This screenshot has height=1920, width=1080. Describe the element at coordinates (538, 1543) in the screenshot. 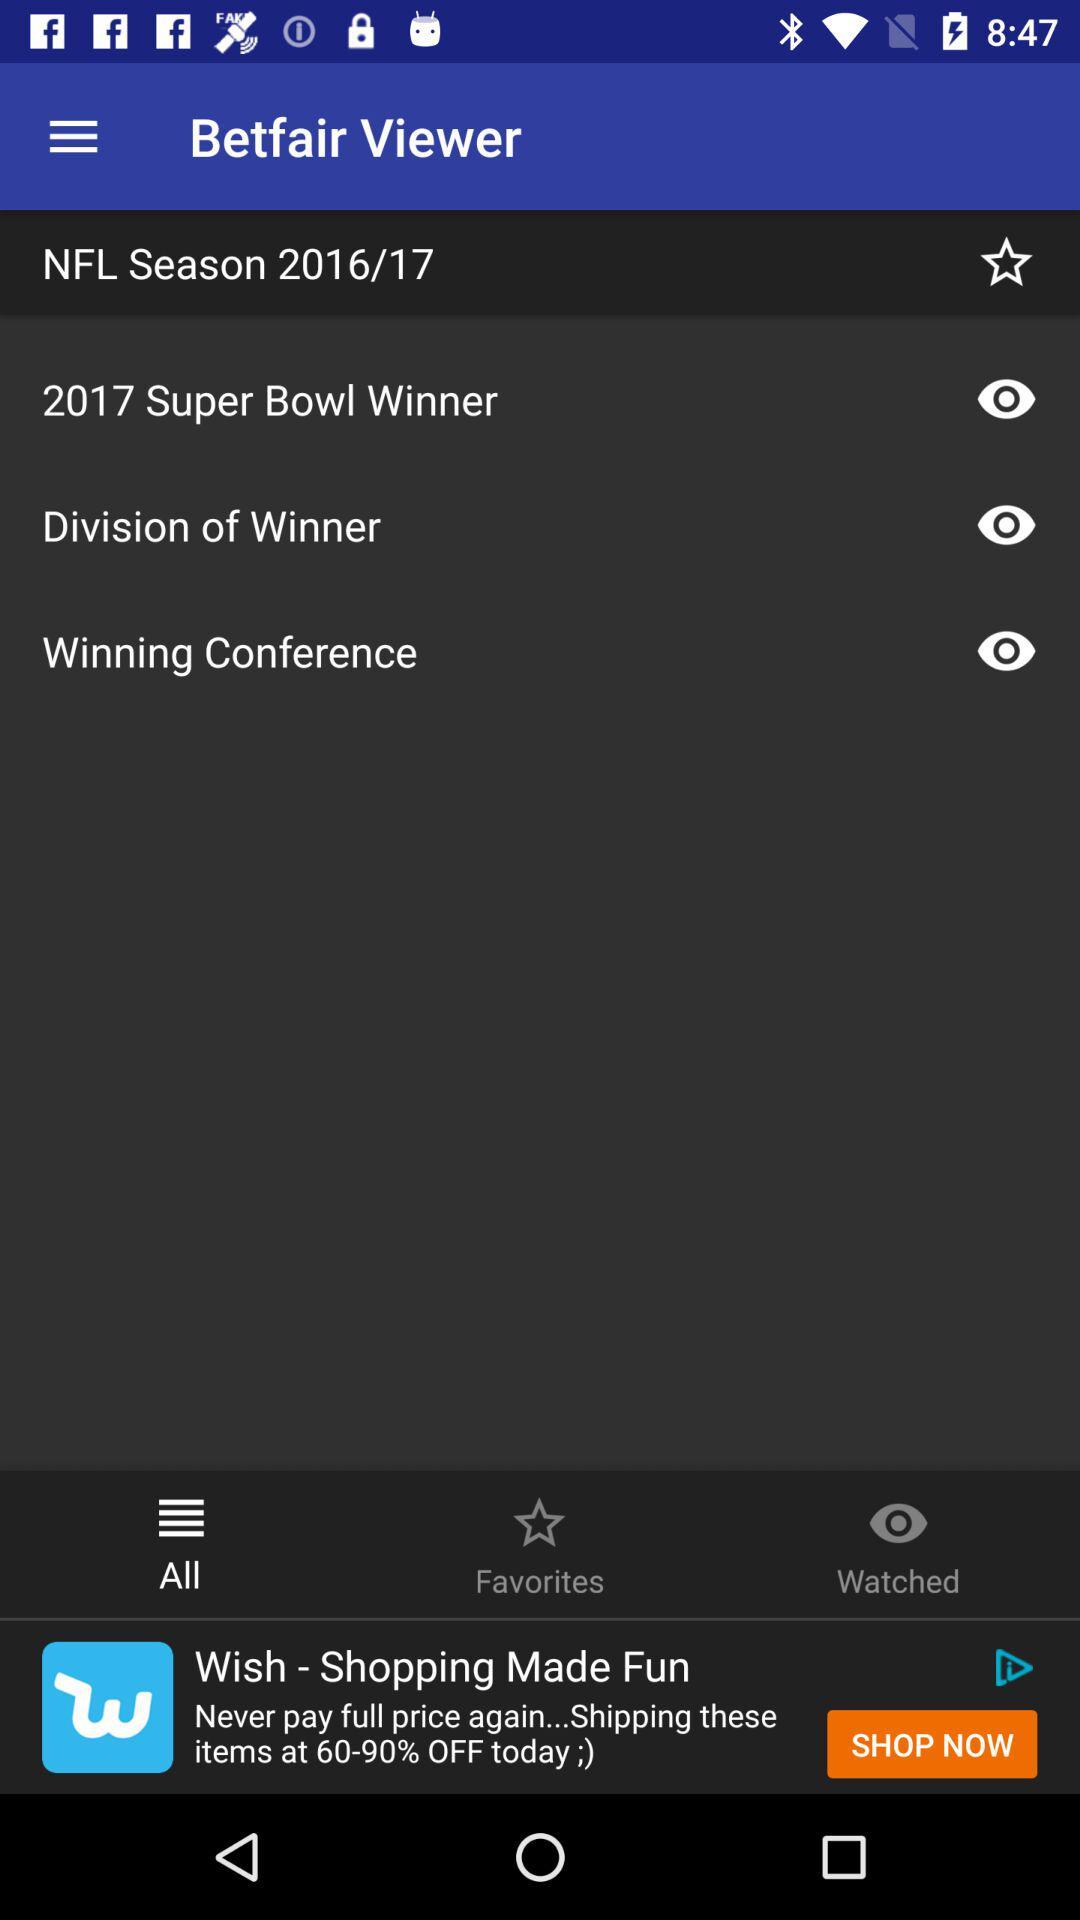

I see `the image and text right to all at the bottom of the page` at that location.